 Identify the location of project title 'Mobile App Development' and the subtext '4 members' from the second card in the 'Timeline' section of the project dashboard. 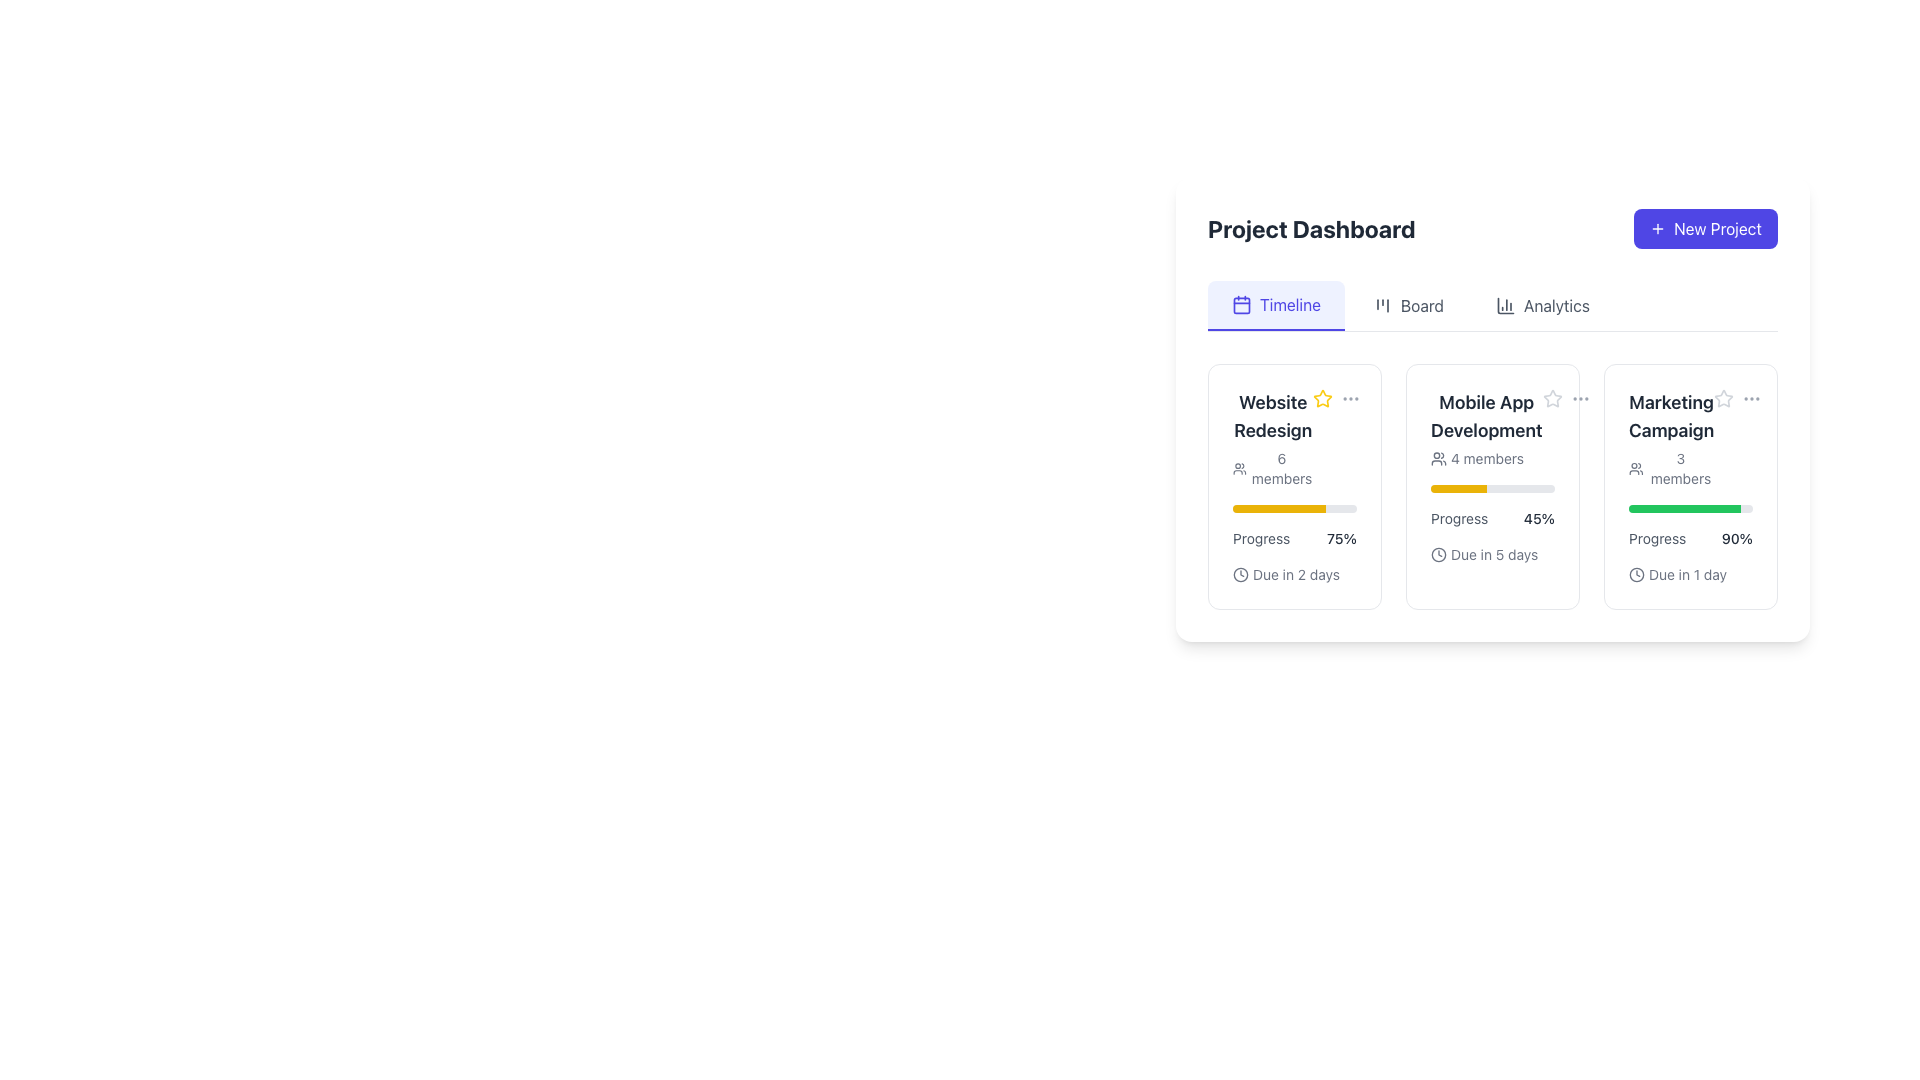
(1492, 427).